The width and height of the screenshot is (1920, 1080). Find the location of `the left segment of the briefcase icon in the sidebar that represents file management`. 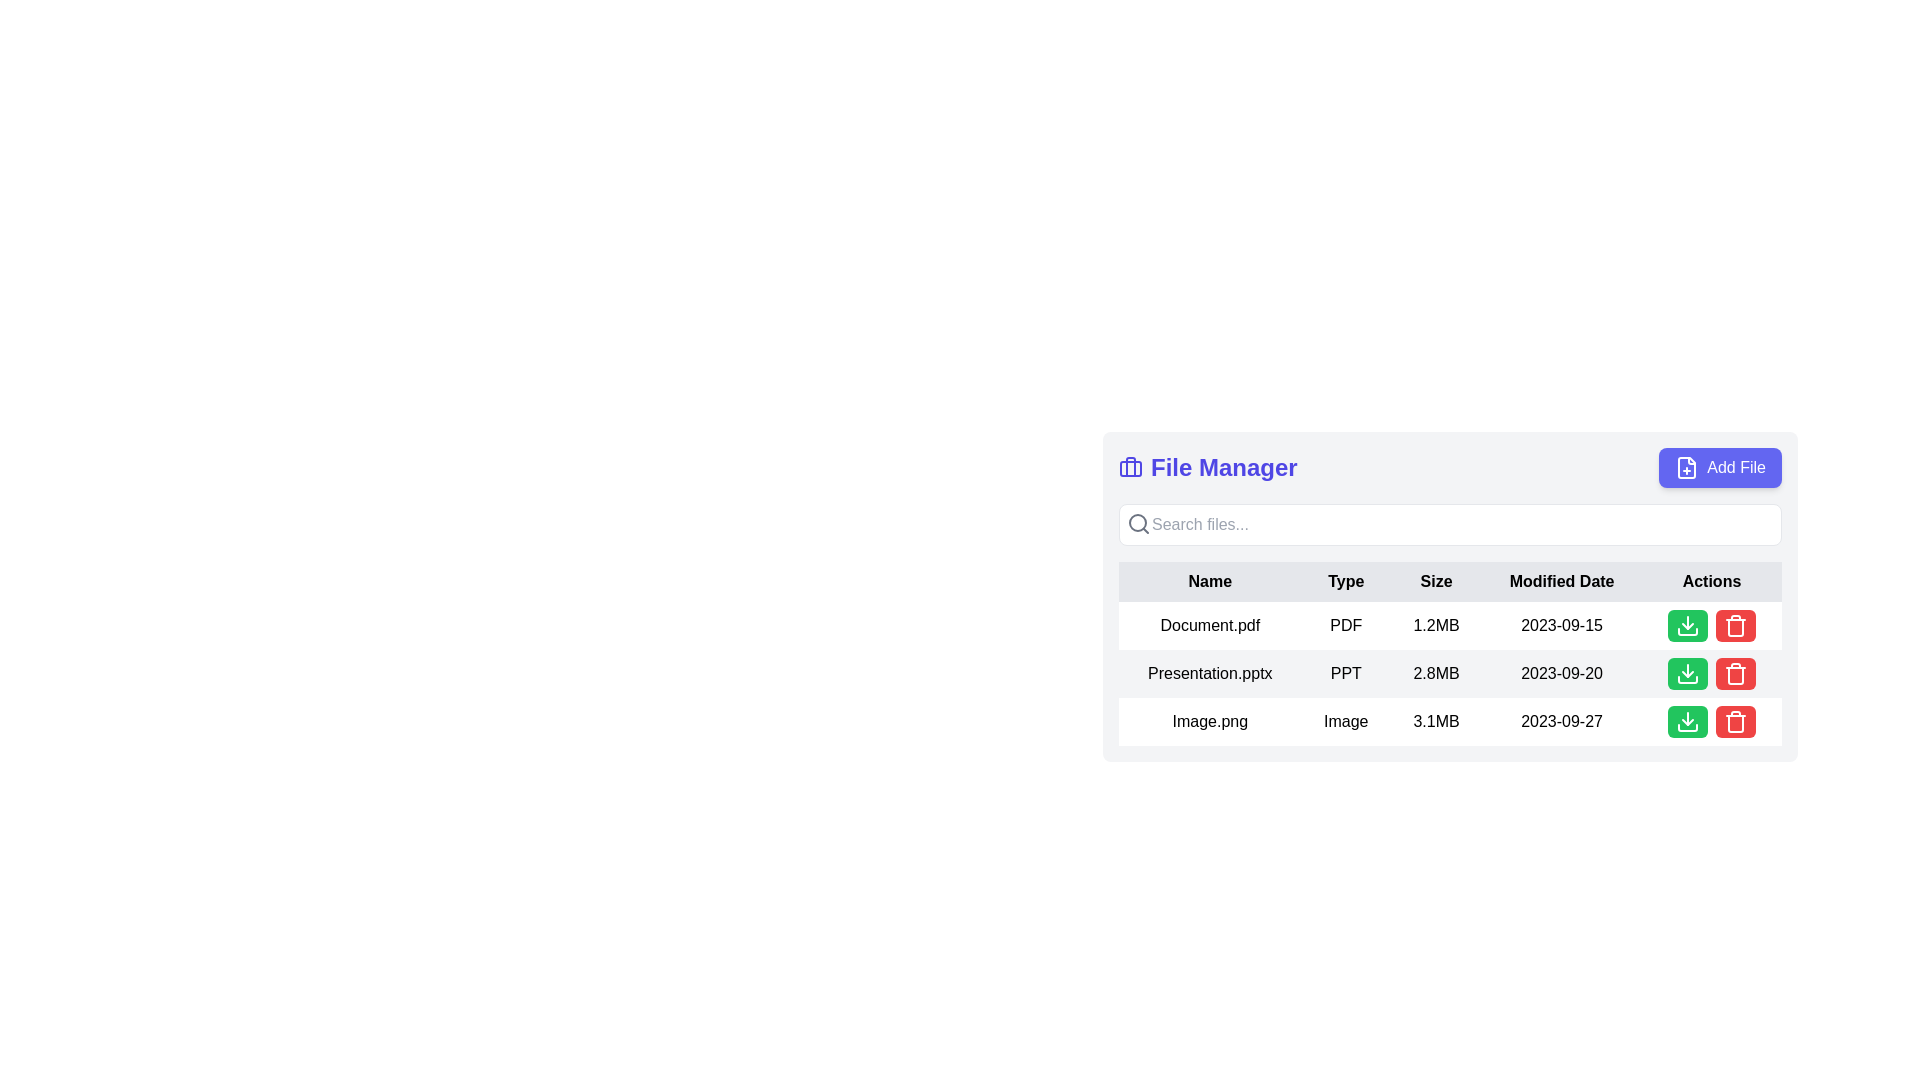

the left segment of the briefcase icon in the sidebar that represents file management is located at coordinates (1131, 466).